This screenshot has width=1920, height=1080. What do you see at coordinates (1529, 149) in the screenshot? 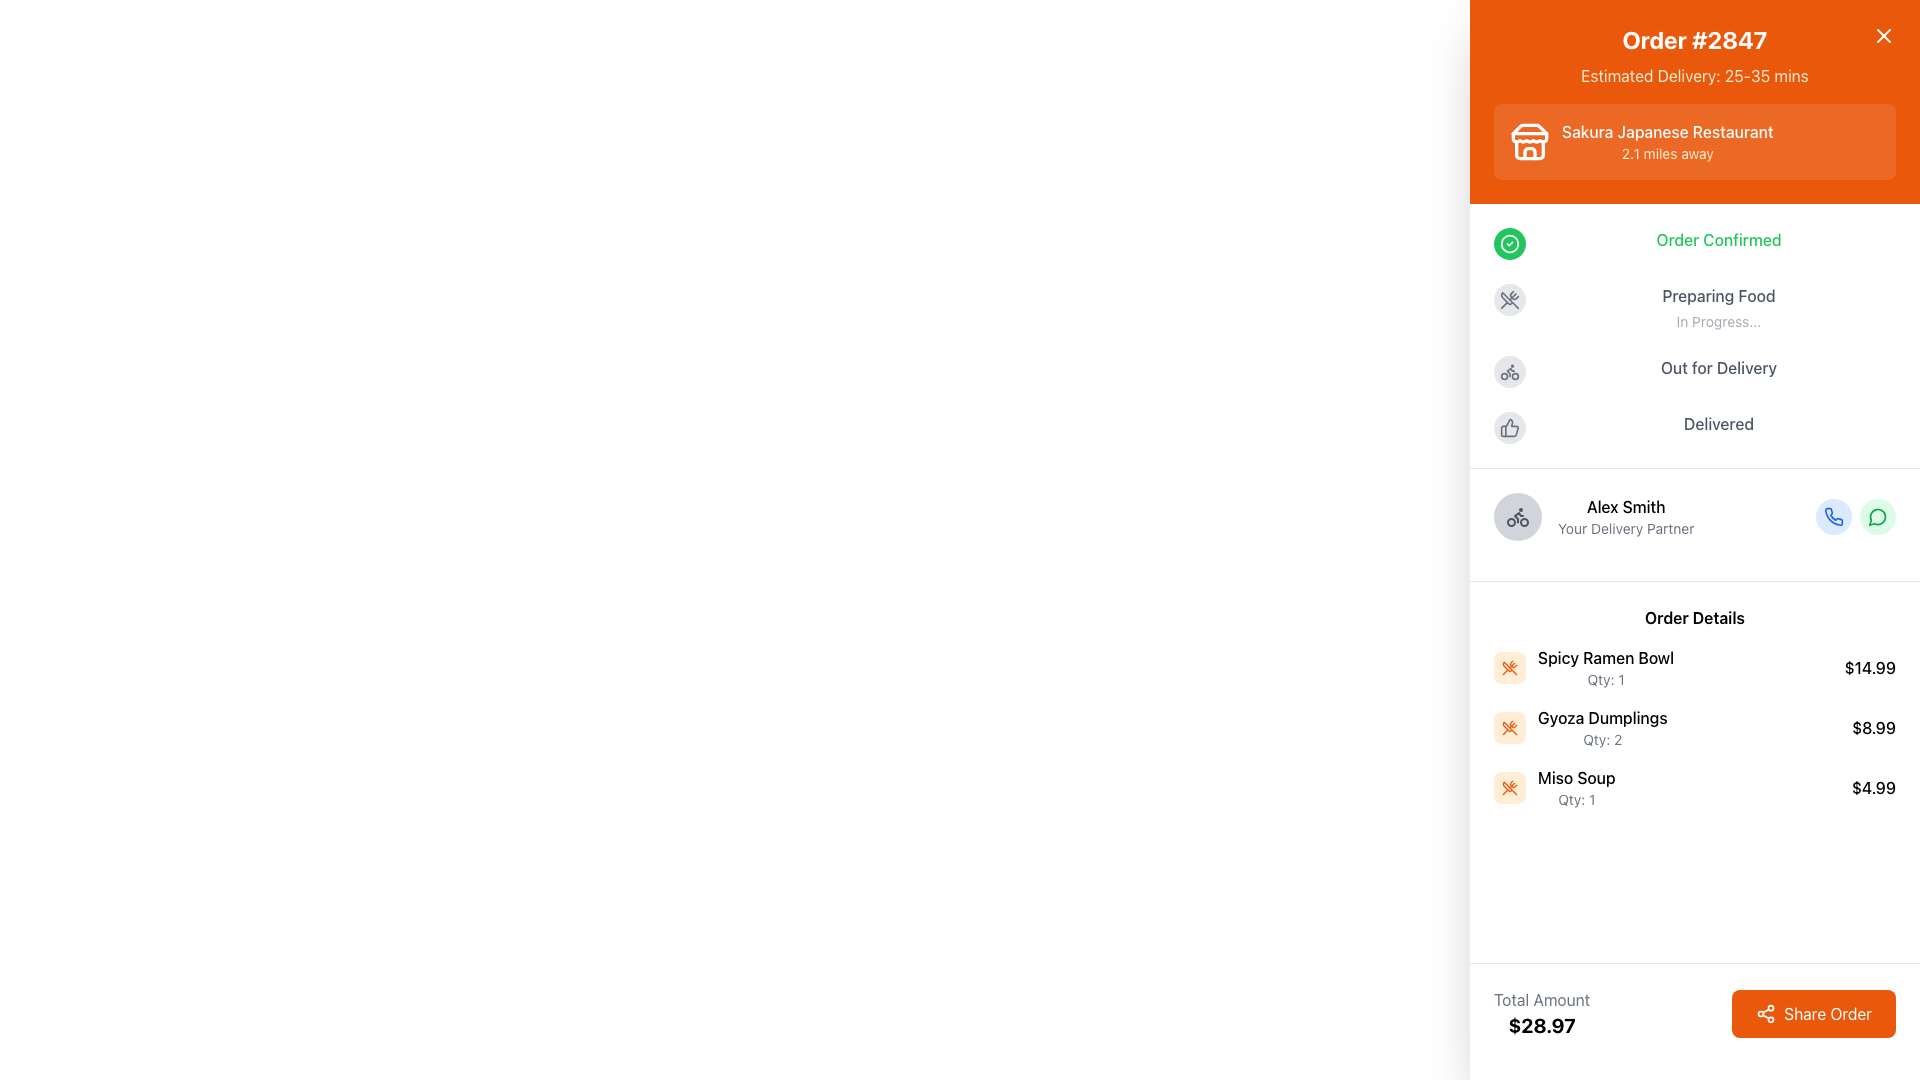
I see `the rectangular graphical icon resembling a building or storefront, located in the orange header section of the sidebar beside 'Sakura Japanese Restaurant'` at bounding box center [1529, 149].